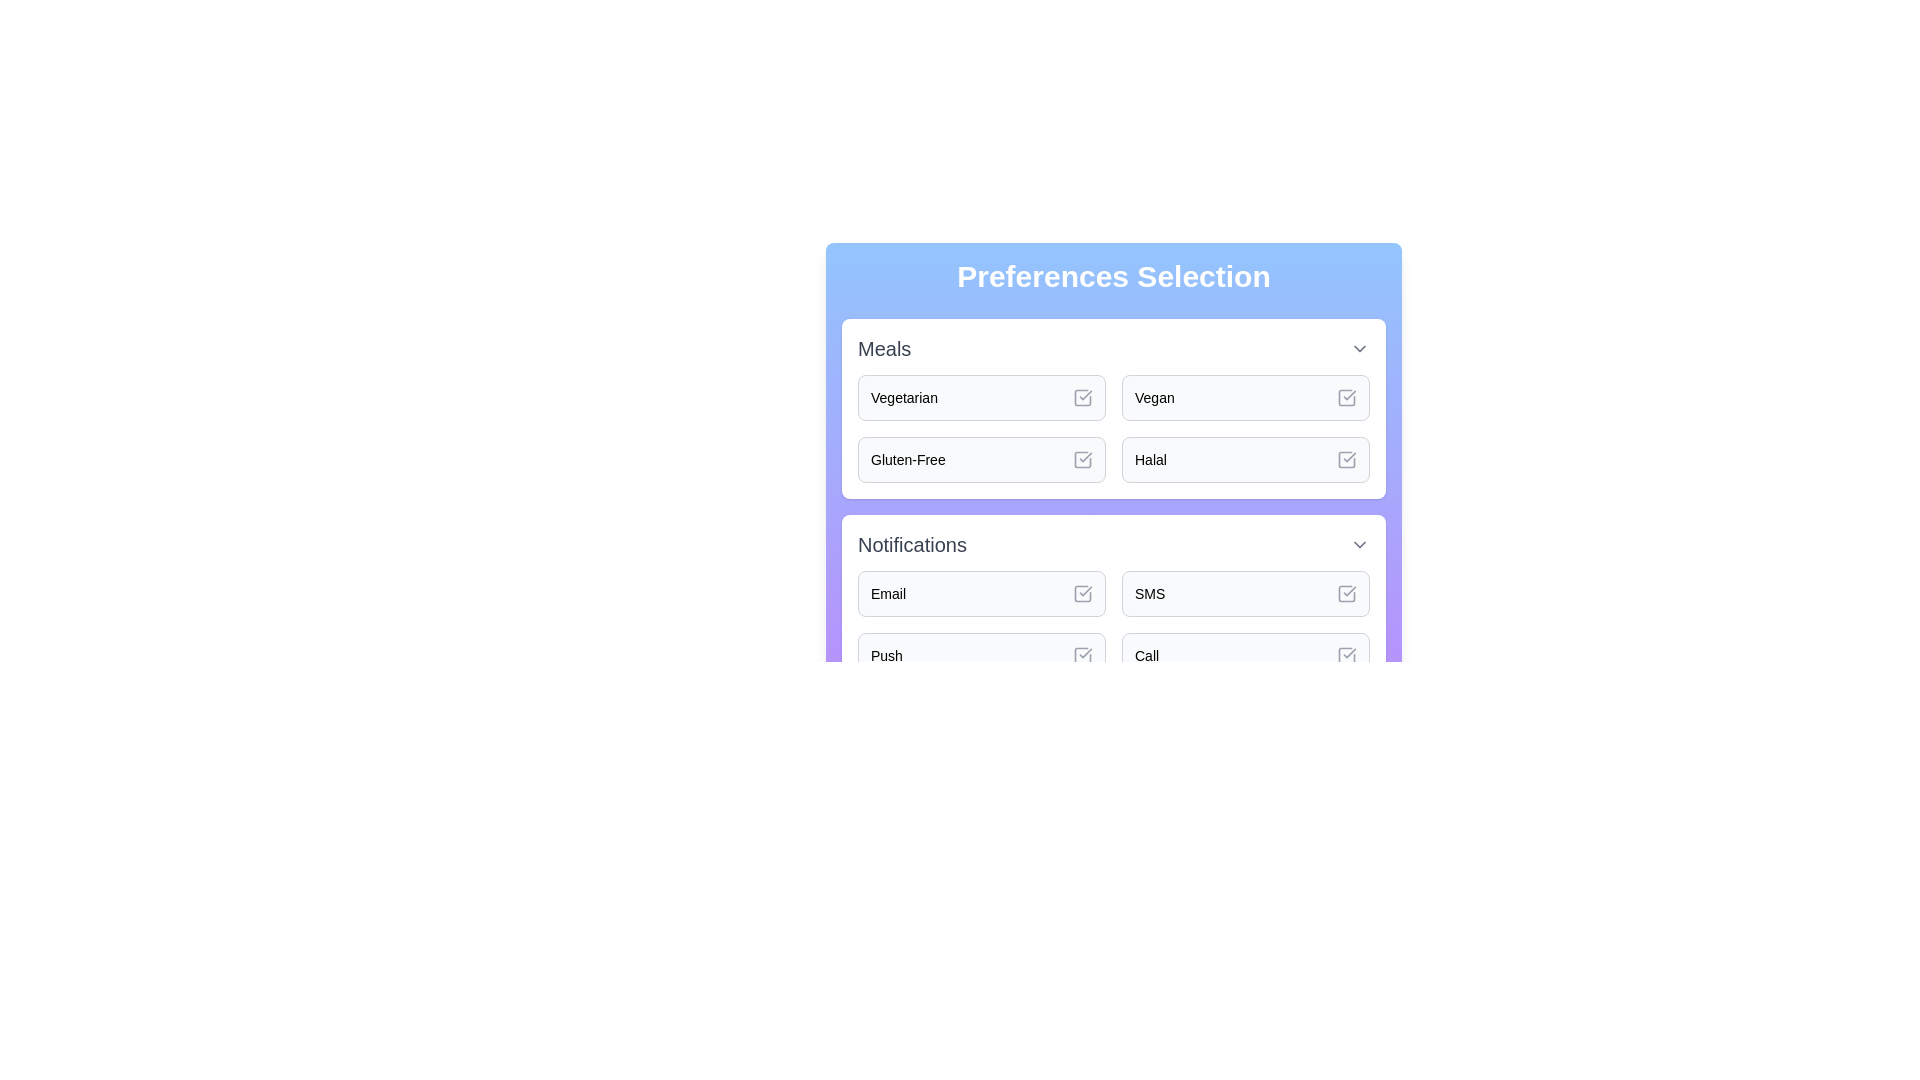 The image size is (1920, 1080). What do you see at coordinates (982, 593) in the screenshot?
I see `the 'Email' notification selection button located at the top-left position of the Notifications section` at bounding box center [982, 593].